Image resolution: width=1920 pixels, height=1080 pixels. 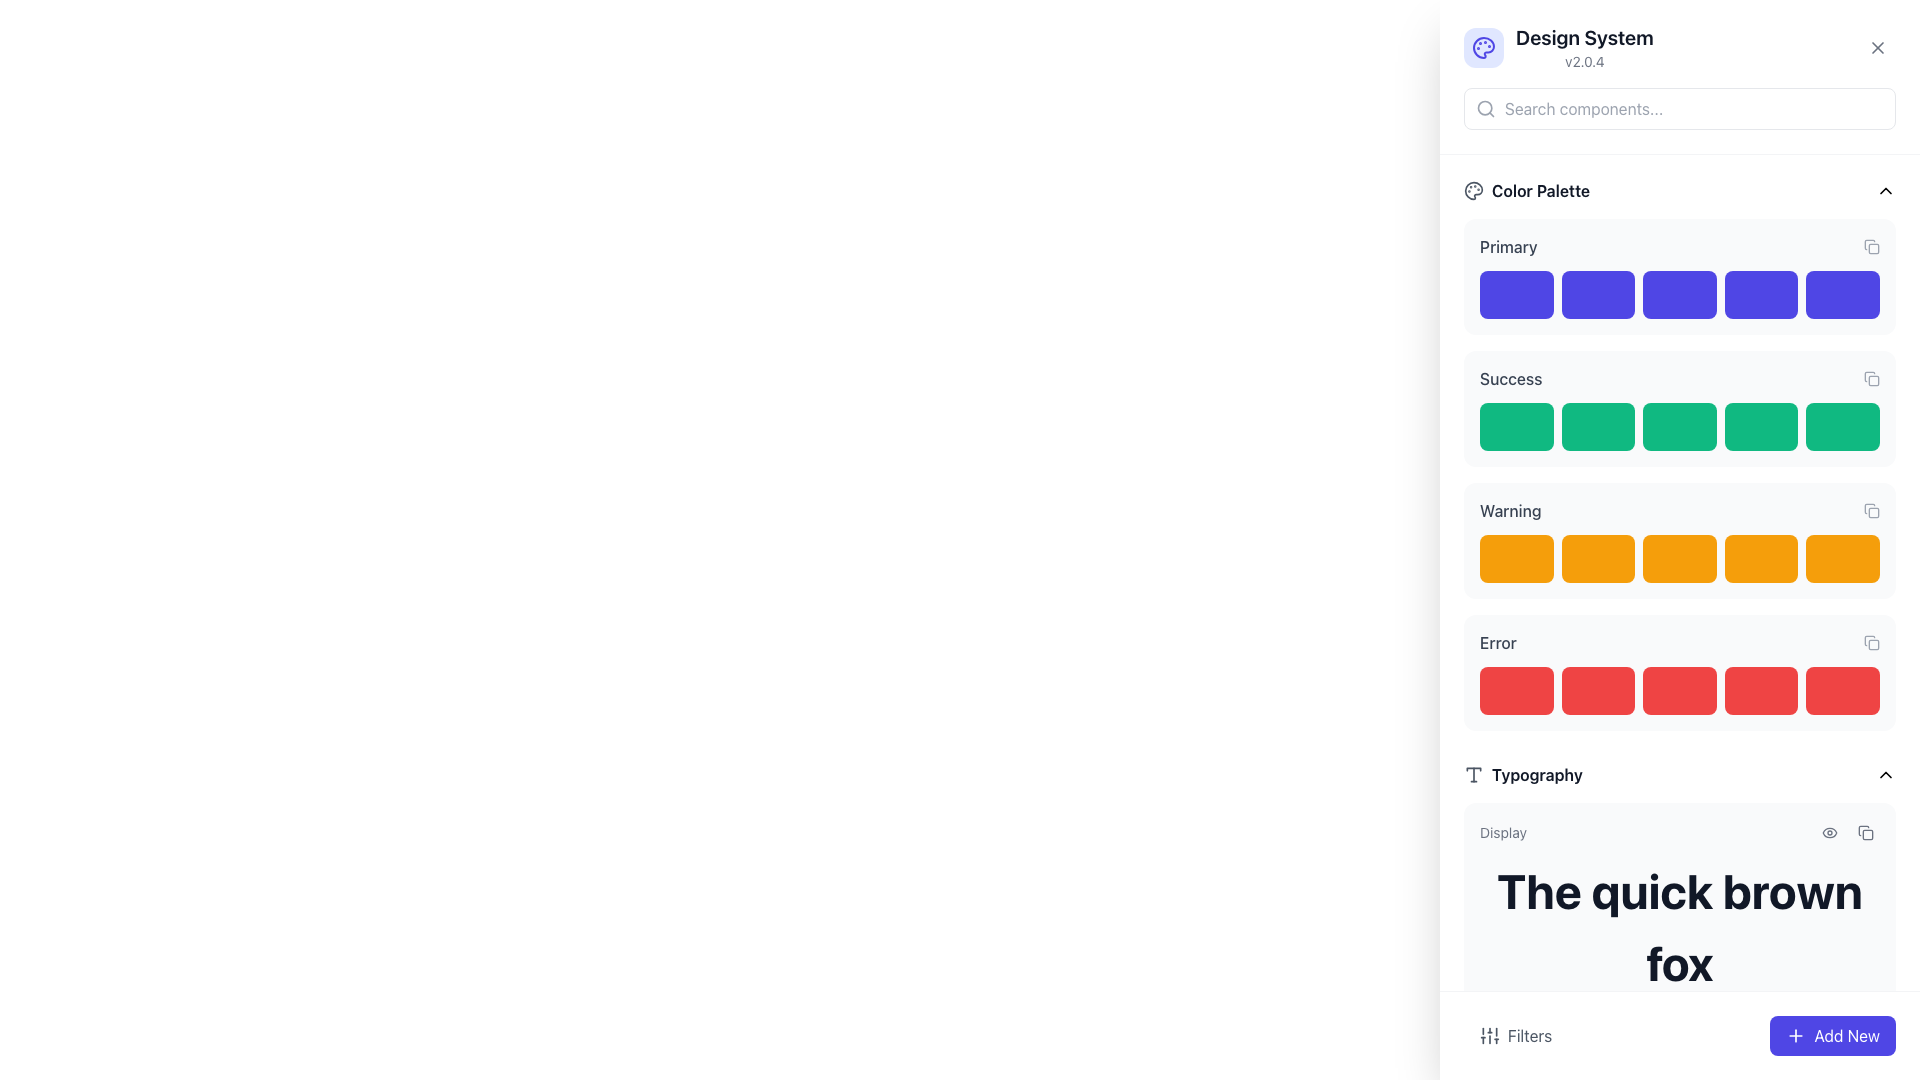 What do you see at coordinates (1847, 1059) in the screenshot?
I see `the copy icon in the utility toolbar located in the bottom-right section of the interface` at bounding box center [1847, 1059].